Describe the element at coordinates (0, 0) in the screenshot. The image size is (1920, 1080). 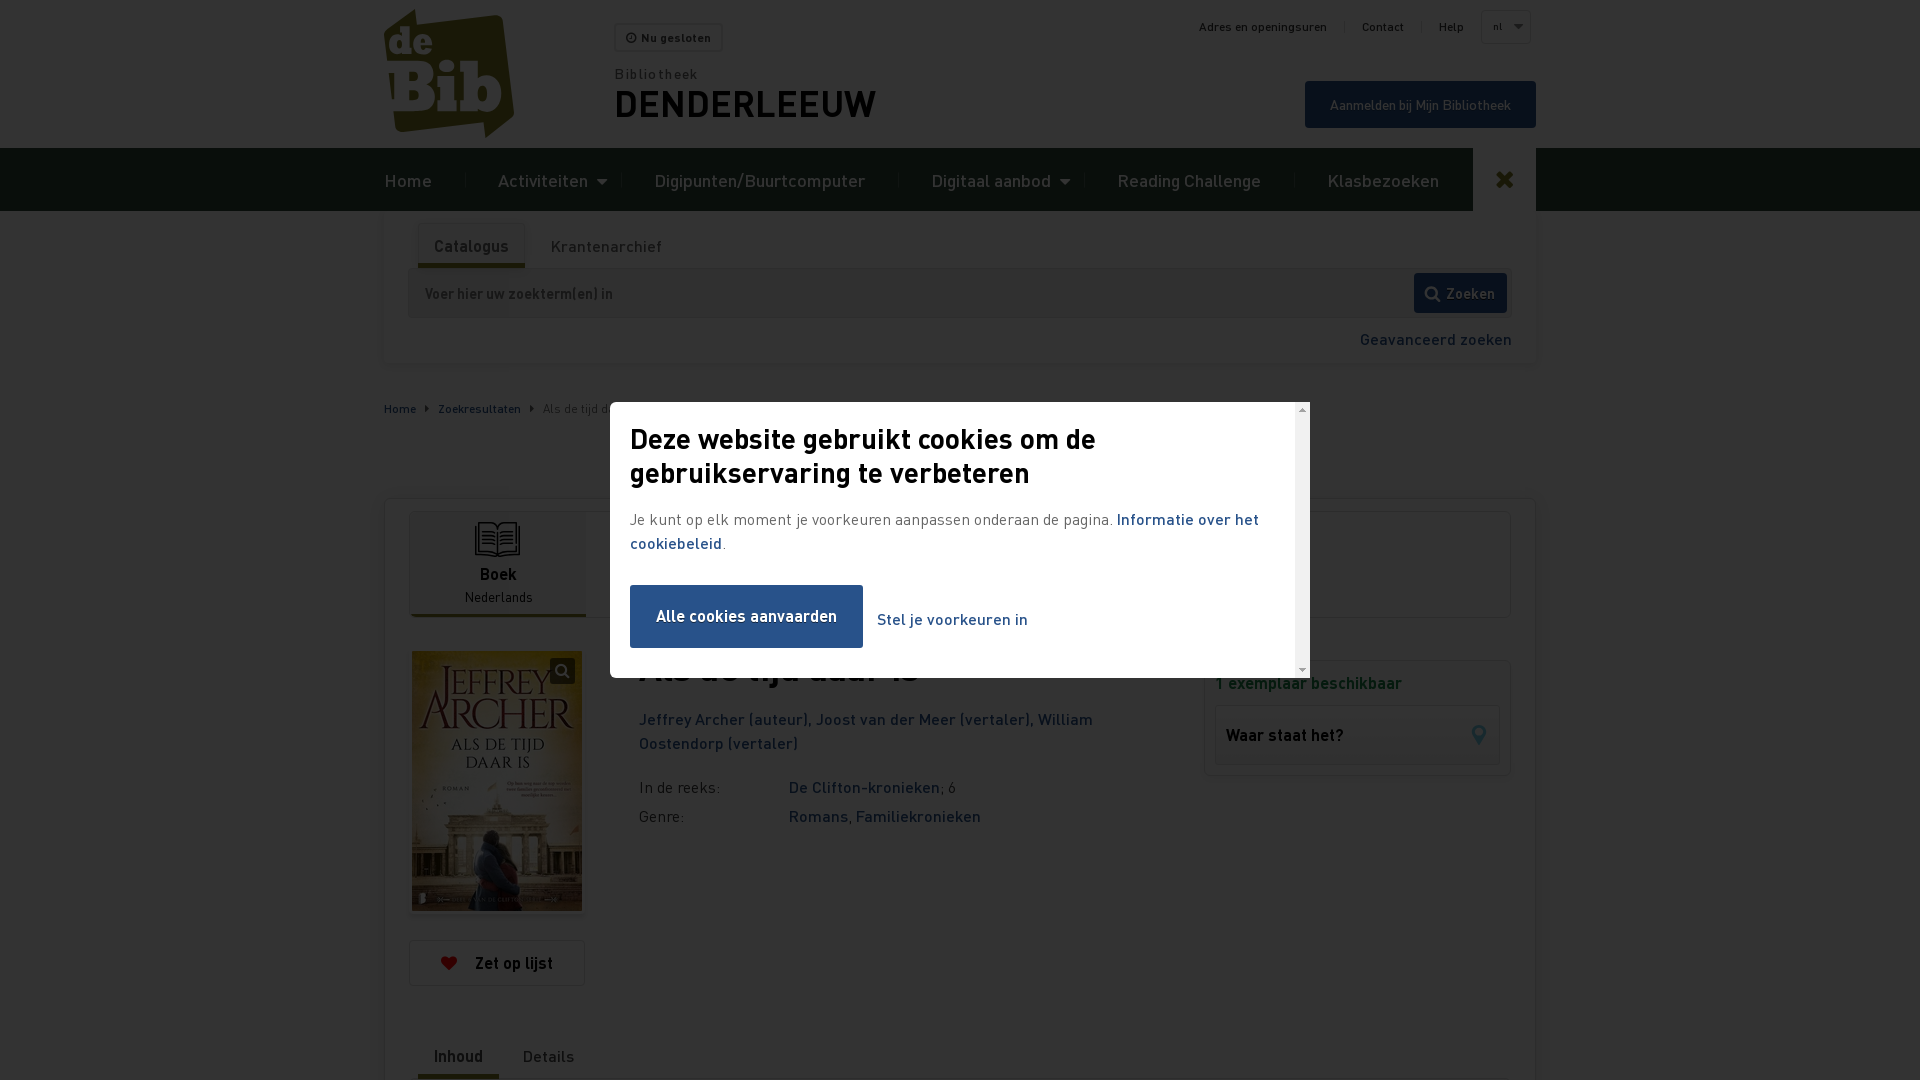
I see `'Overslaan en naar zoeken gaan'` at that location.